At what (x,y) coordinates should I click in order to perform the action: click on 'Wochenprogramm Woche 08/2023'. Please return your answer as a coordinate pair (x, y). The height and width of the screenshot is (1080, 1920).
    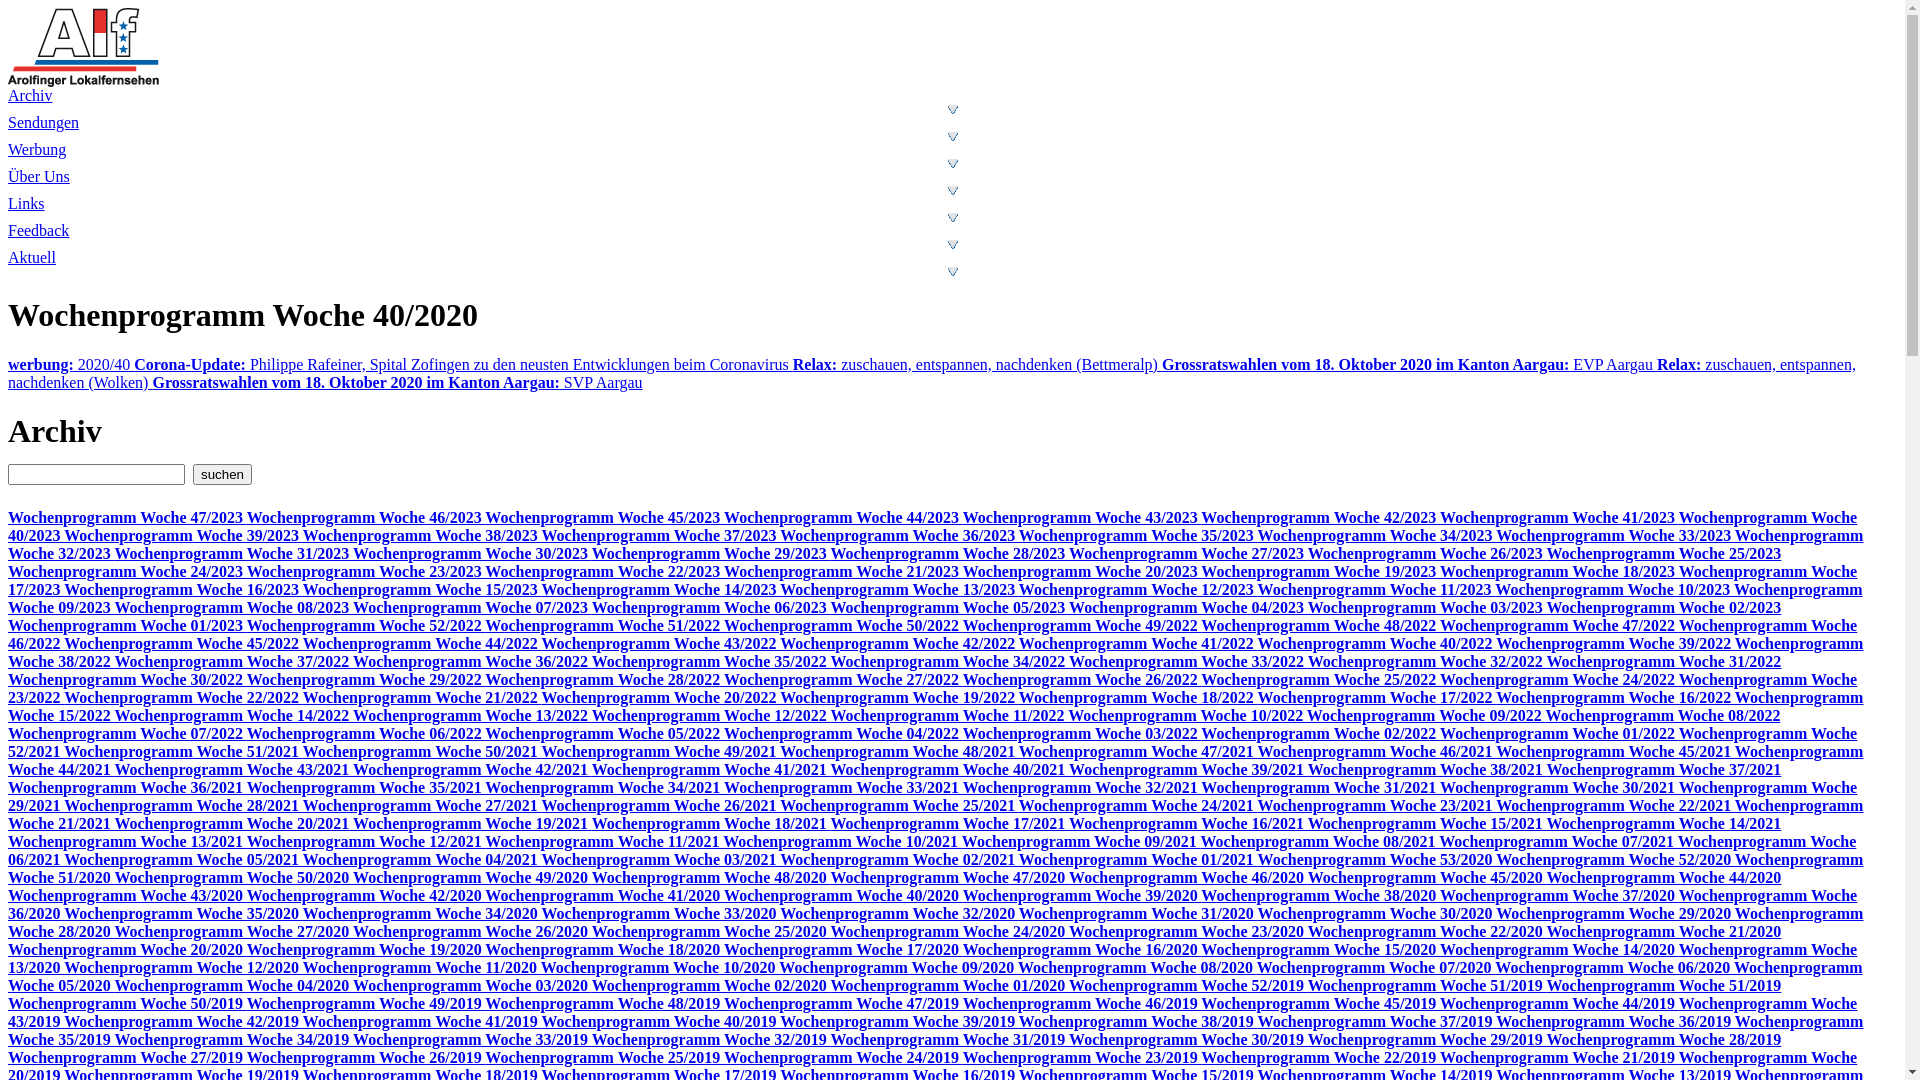
    Looking at the image, I should click on (233, 606).